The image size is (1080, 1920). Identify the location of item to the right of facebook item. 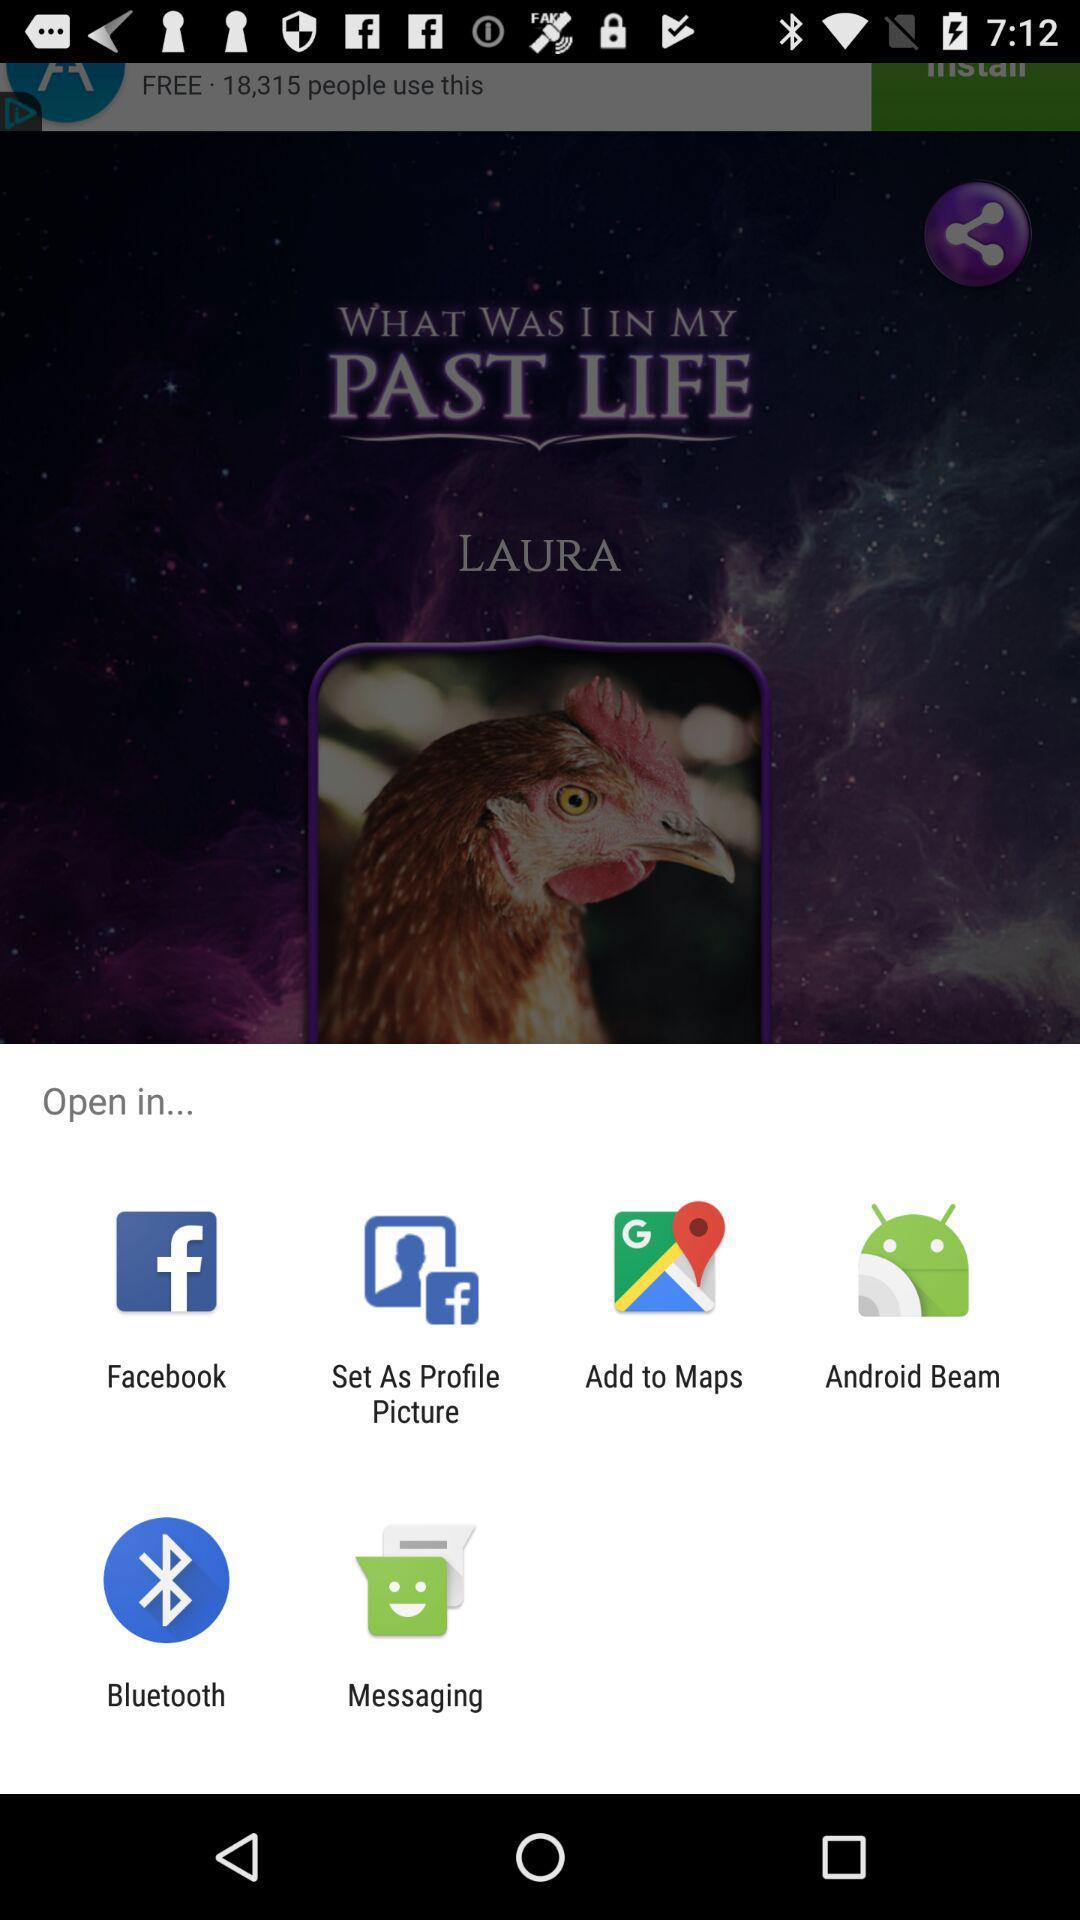
(414, 1392).